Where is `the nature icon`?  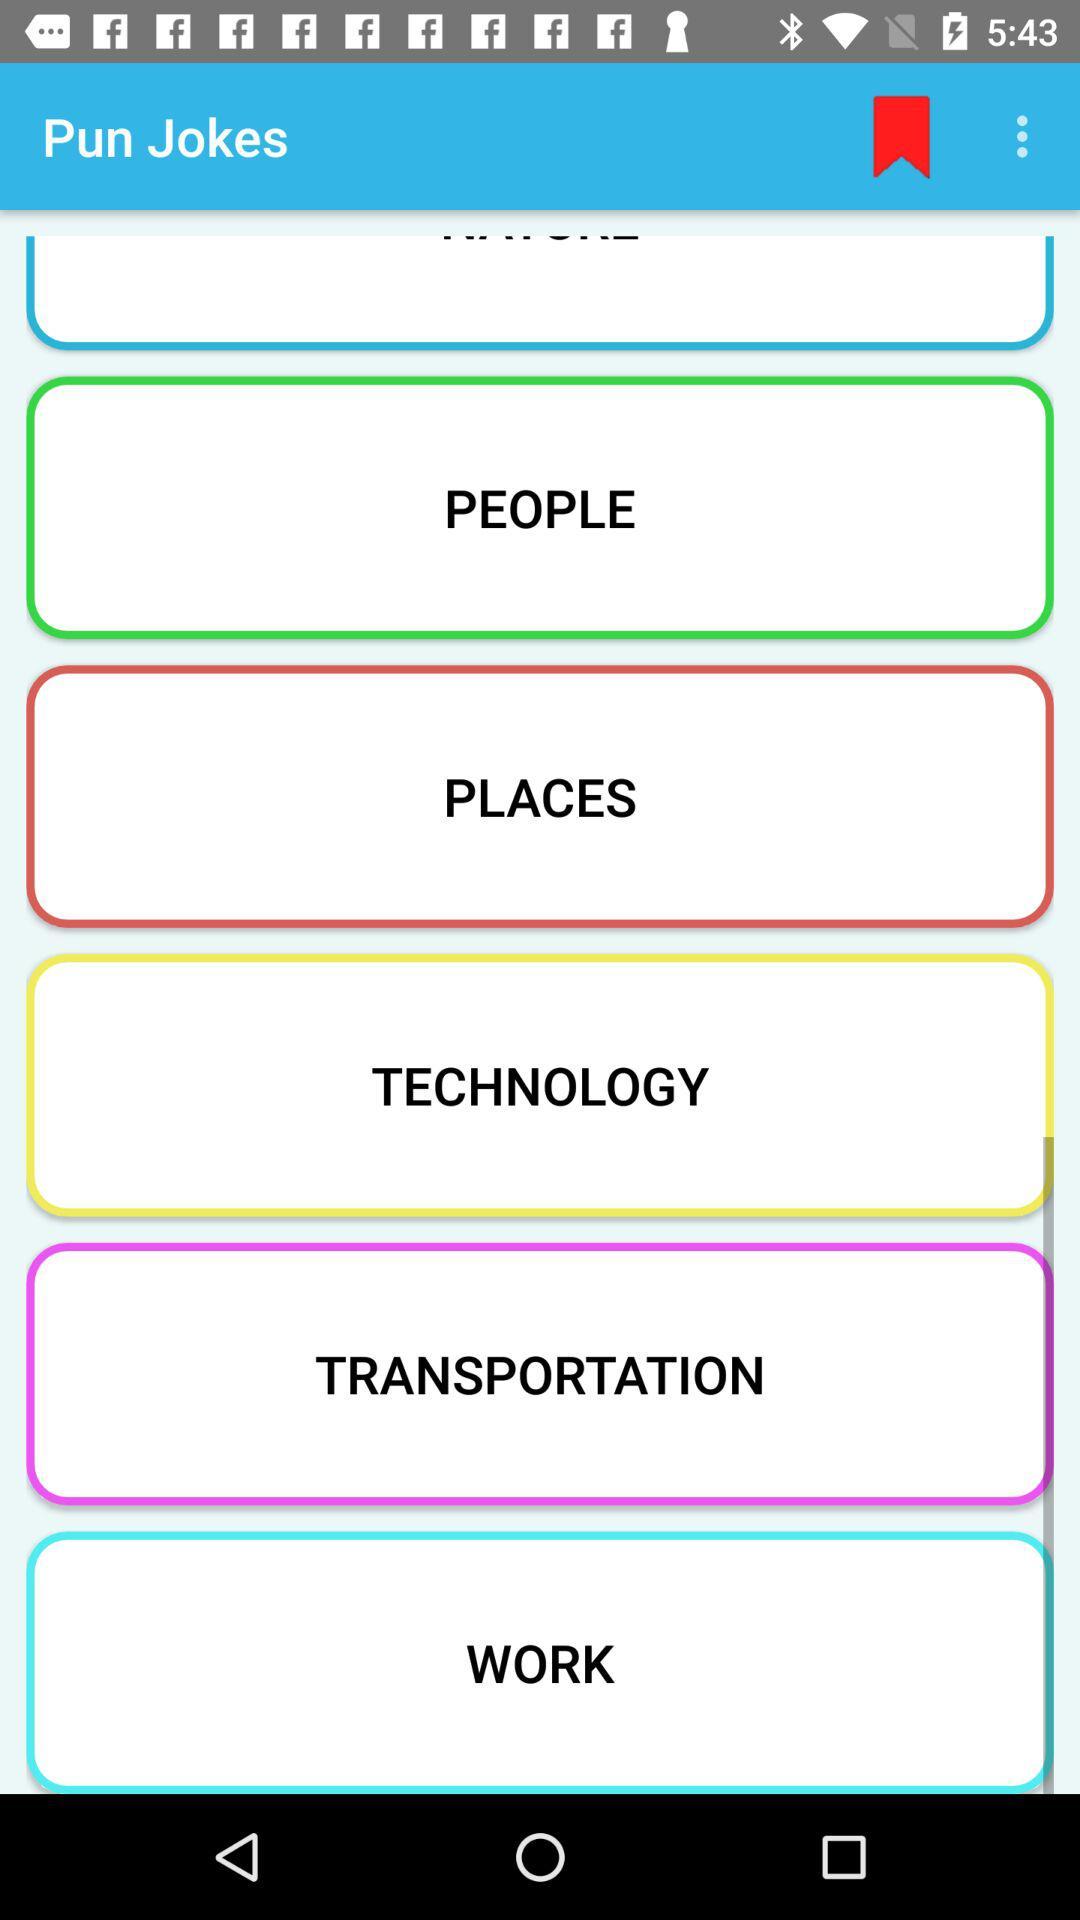 the nature icon is located at coordinates (540, 279).